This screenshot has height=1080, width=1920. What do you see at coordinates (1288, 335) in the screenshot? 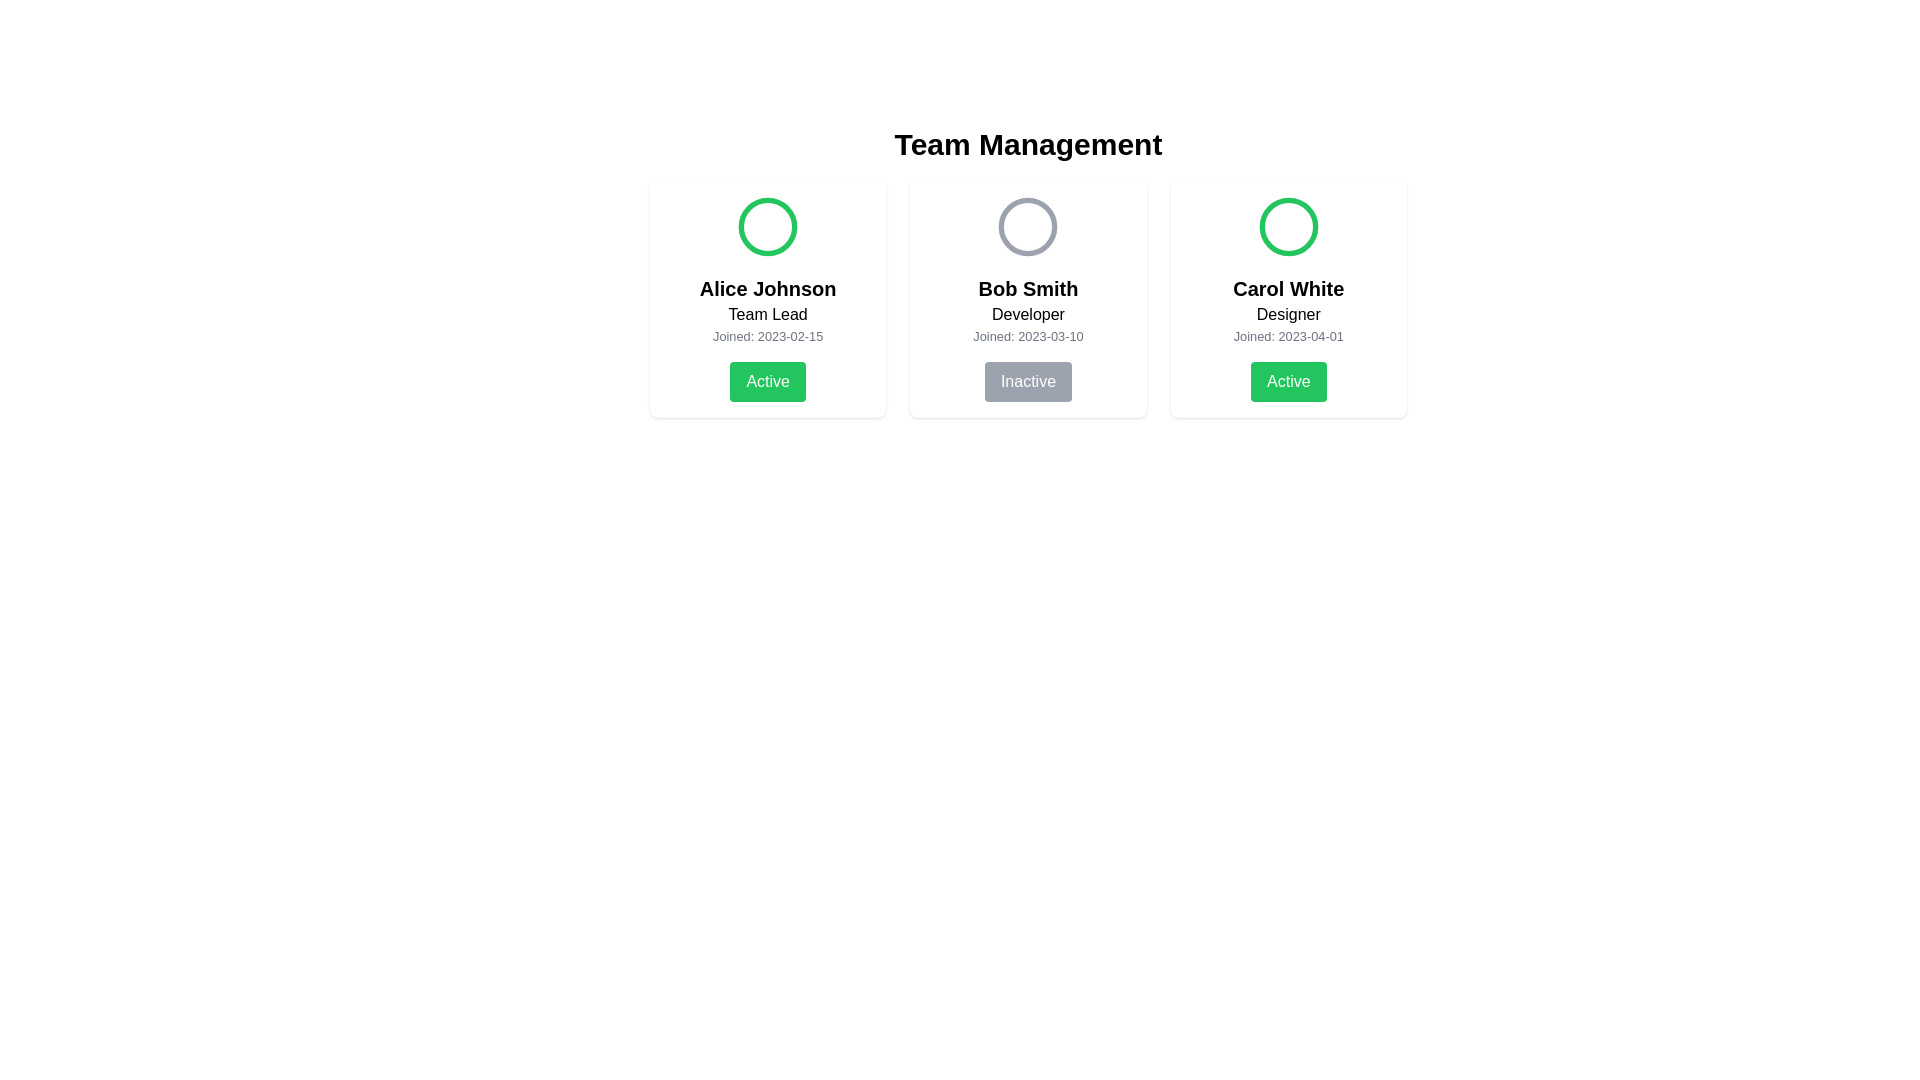
I see `the static text label displaying 'Joined: 2023-04-01' below the user role label 'Designer' and above the status button 'Active' in Carol White's profile card` at bounding box center [1288, 335].